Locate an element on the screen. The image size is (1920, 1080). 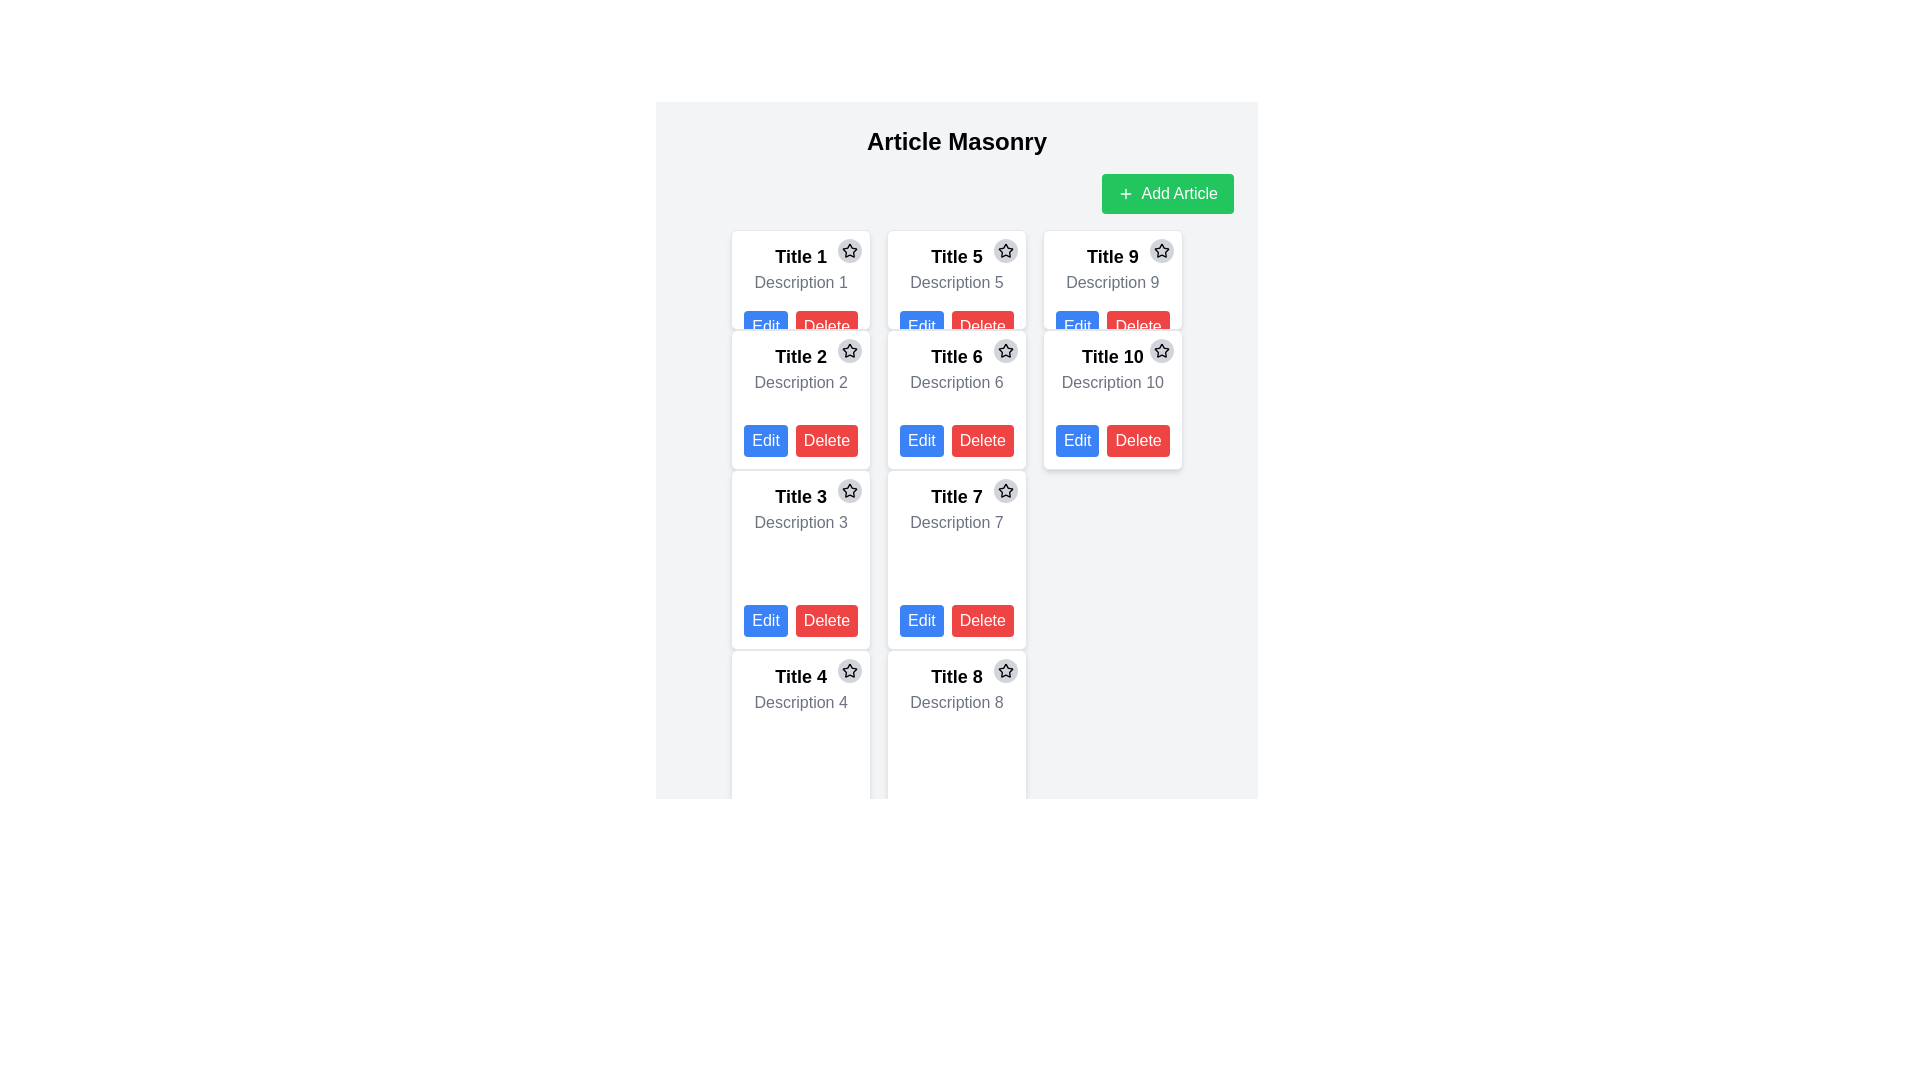
the star icon located in the upper-right corner of the card labeled 'Title 8' for keyboard interaction is located at coordinates (1005, 671).